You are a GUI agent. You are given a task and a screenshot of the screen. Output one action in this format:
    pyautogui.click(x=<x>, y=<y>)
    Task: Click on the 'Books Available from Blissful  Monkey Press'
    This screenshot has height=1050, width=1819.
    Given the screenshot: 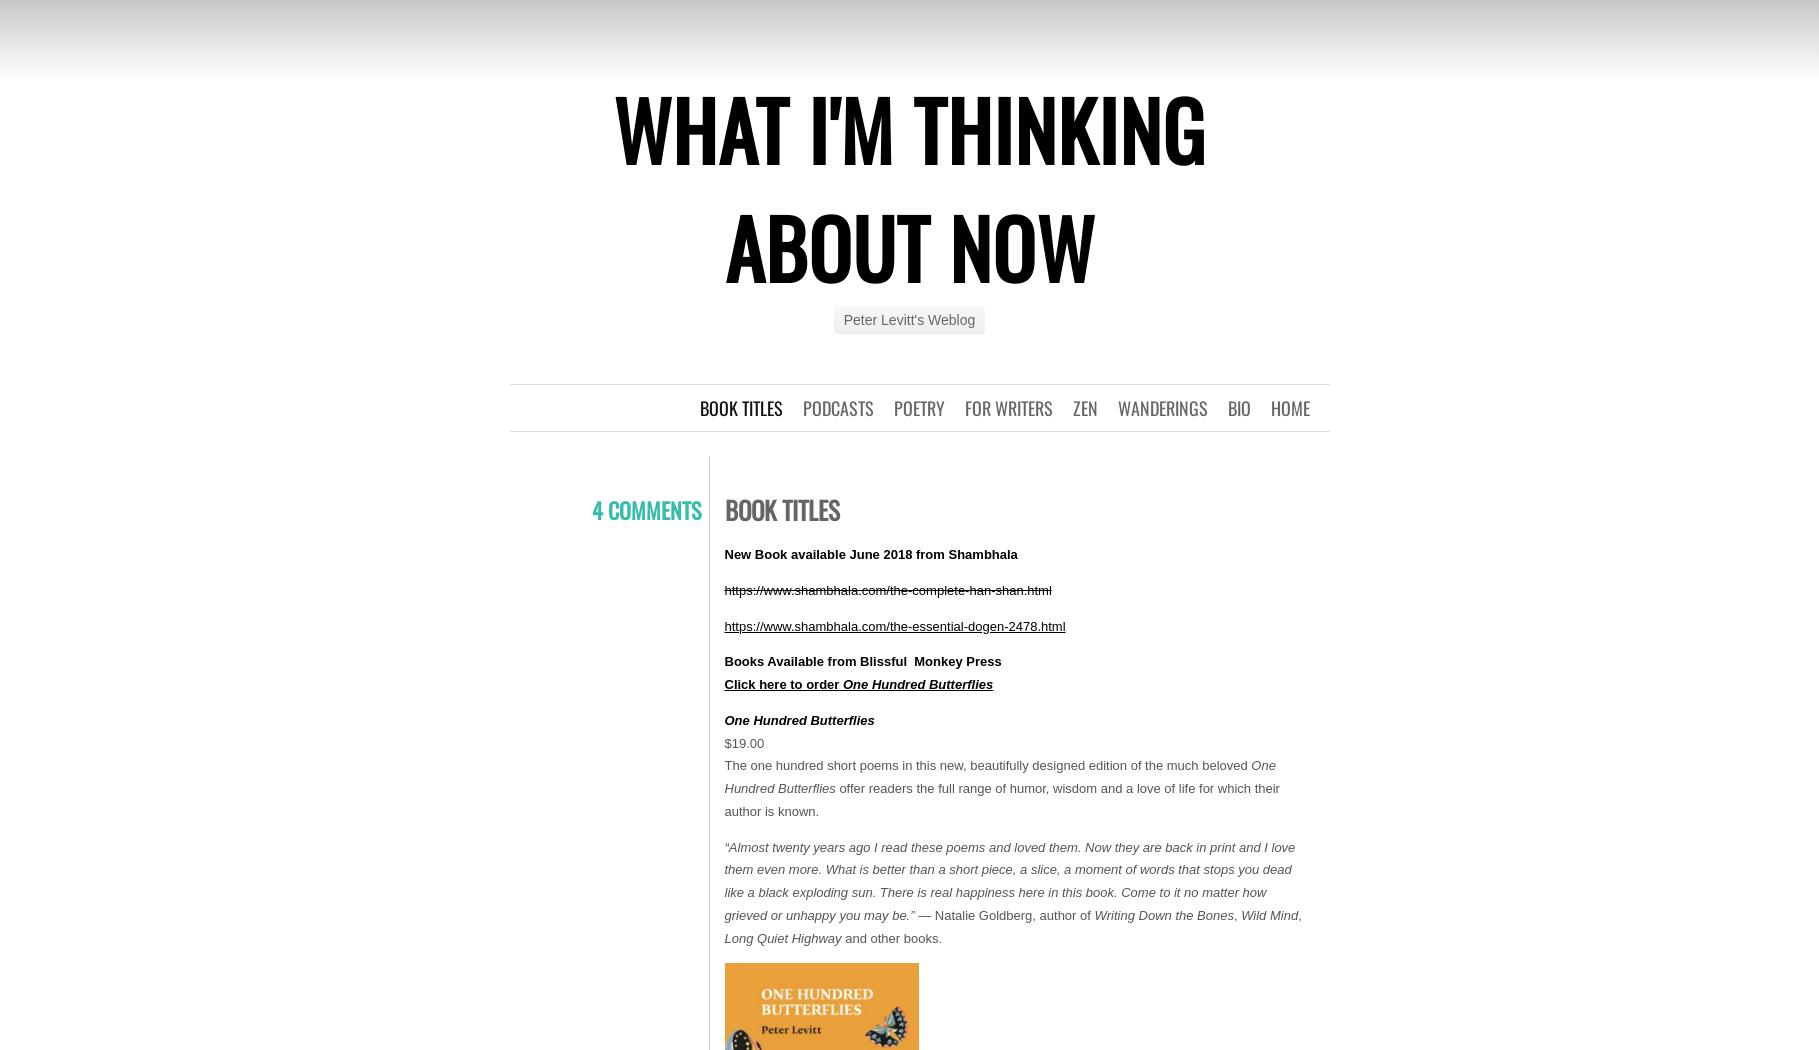 What is the action you would take?
    pyautogui.click(x=723, y=660)
    